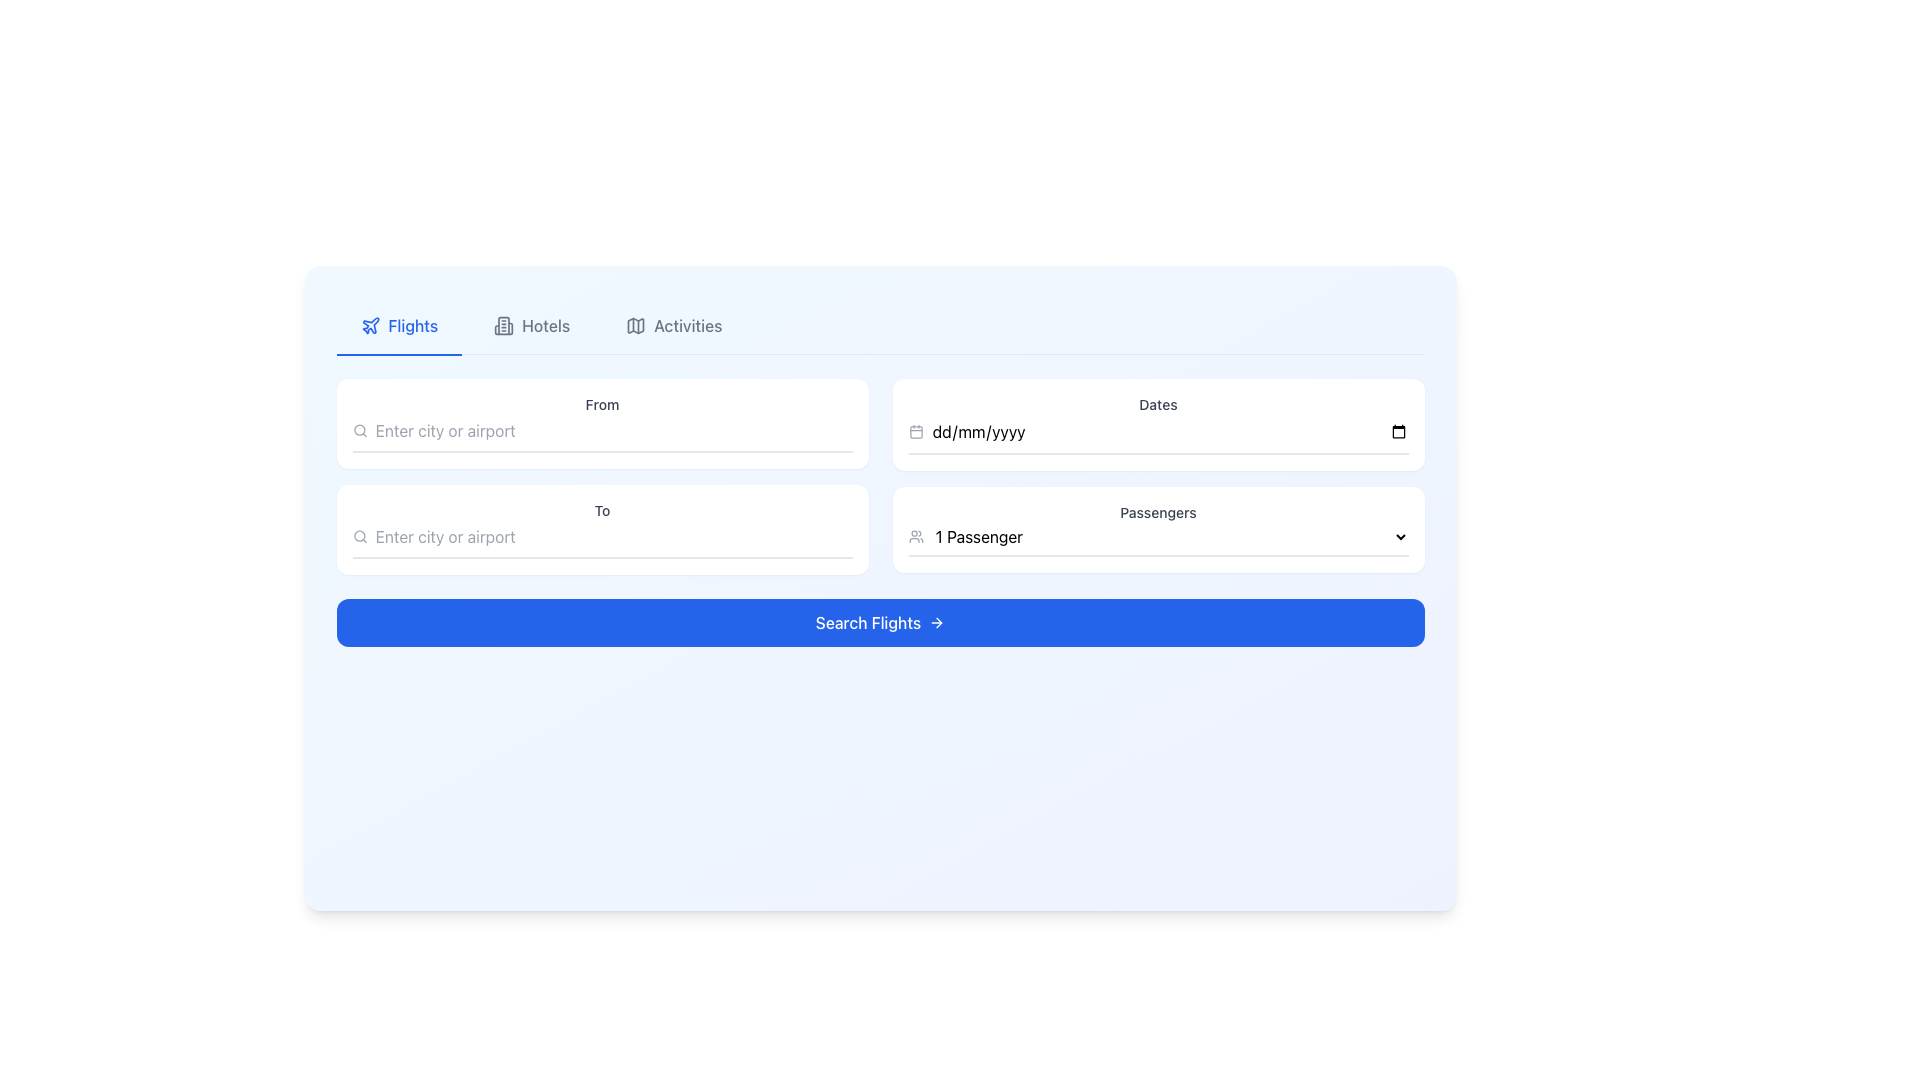 This screenshot has width=1920, height=1080. What do you see at coordinates (915, 431) in the screenshot?
I see `the date picker icon located immediately to the left of the 'dd/mm/yyyy' placeholder text in the 'Dates' input field of the 'Flights' search section` at bounding box center [915, 431].